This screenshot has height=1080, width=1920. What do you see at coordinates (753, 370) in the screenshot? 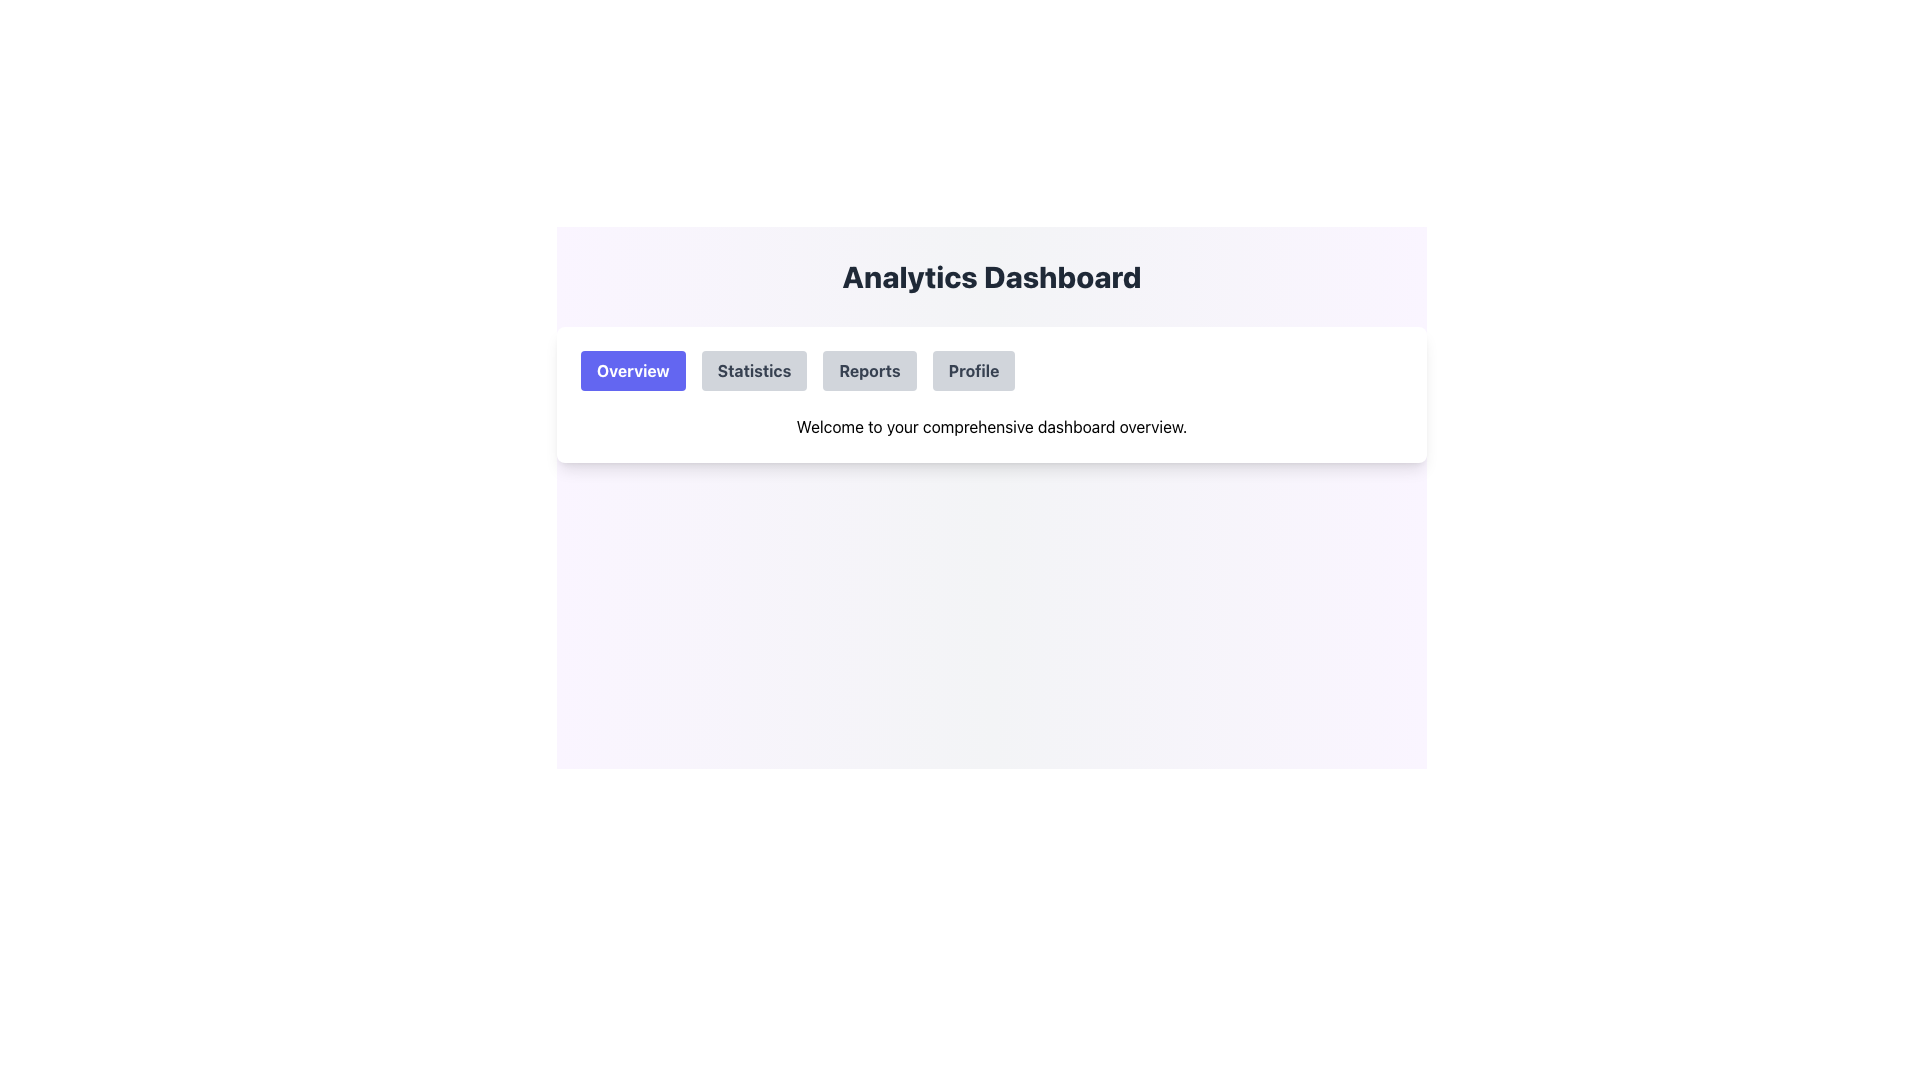
I see `the 'Statistics' navigation button located in the upper section of the web interface` at bounding box center [753, 370].